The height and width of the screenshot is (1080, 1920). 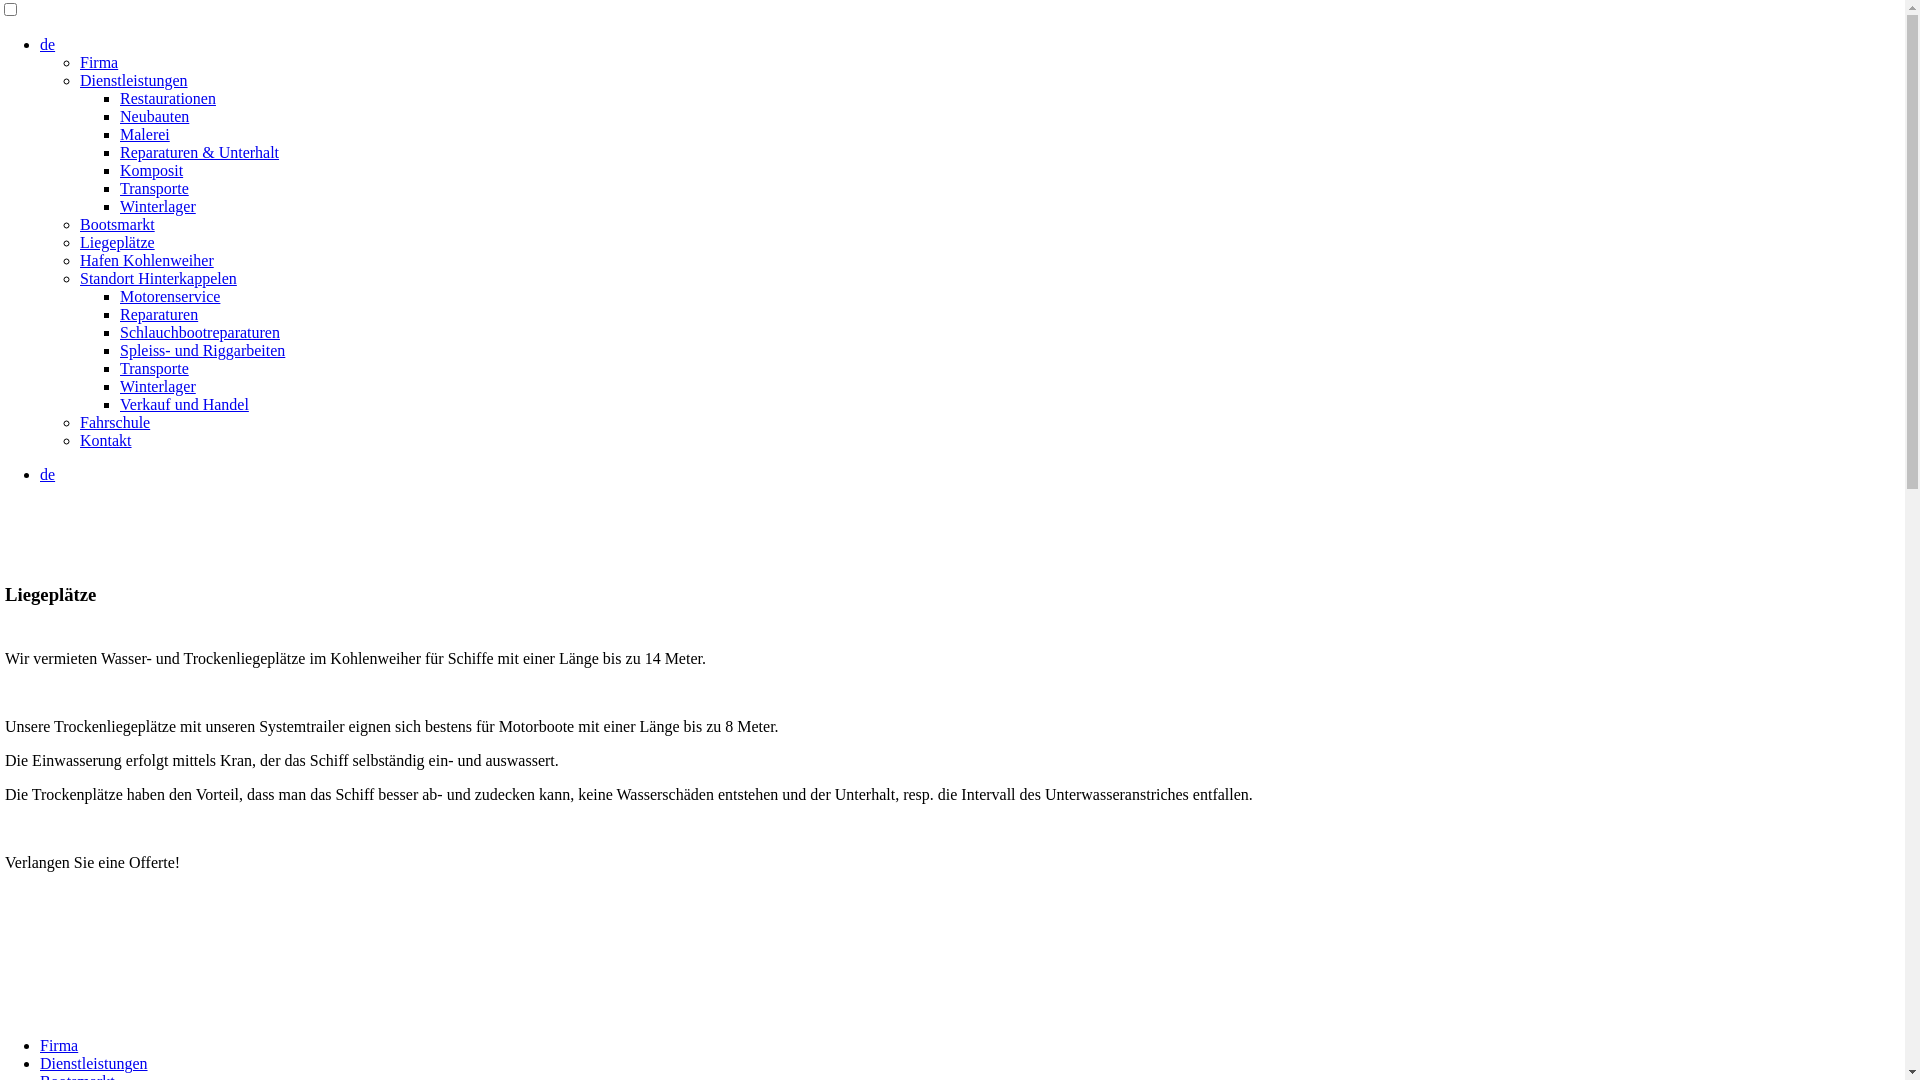 I want to click on 'Reparaturen & Unterhalt', so click(x=199, y=151).